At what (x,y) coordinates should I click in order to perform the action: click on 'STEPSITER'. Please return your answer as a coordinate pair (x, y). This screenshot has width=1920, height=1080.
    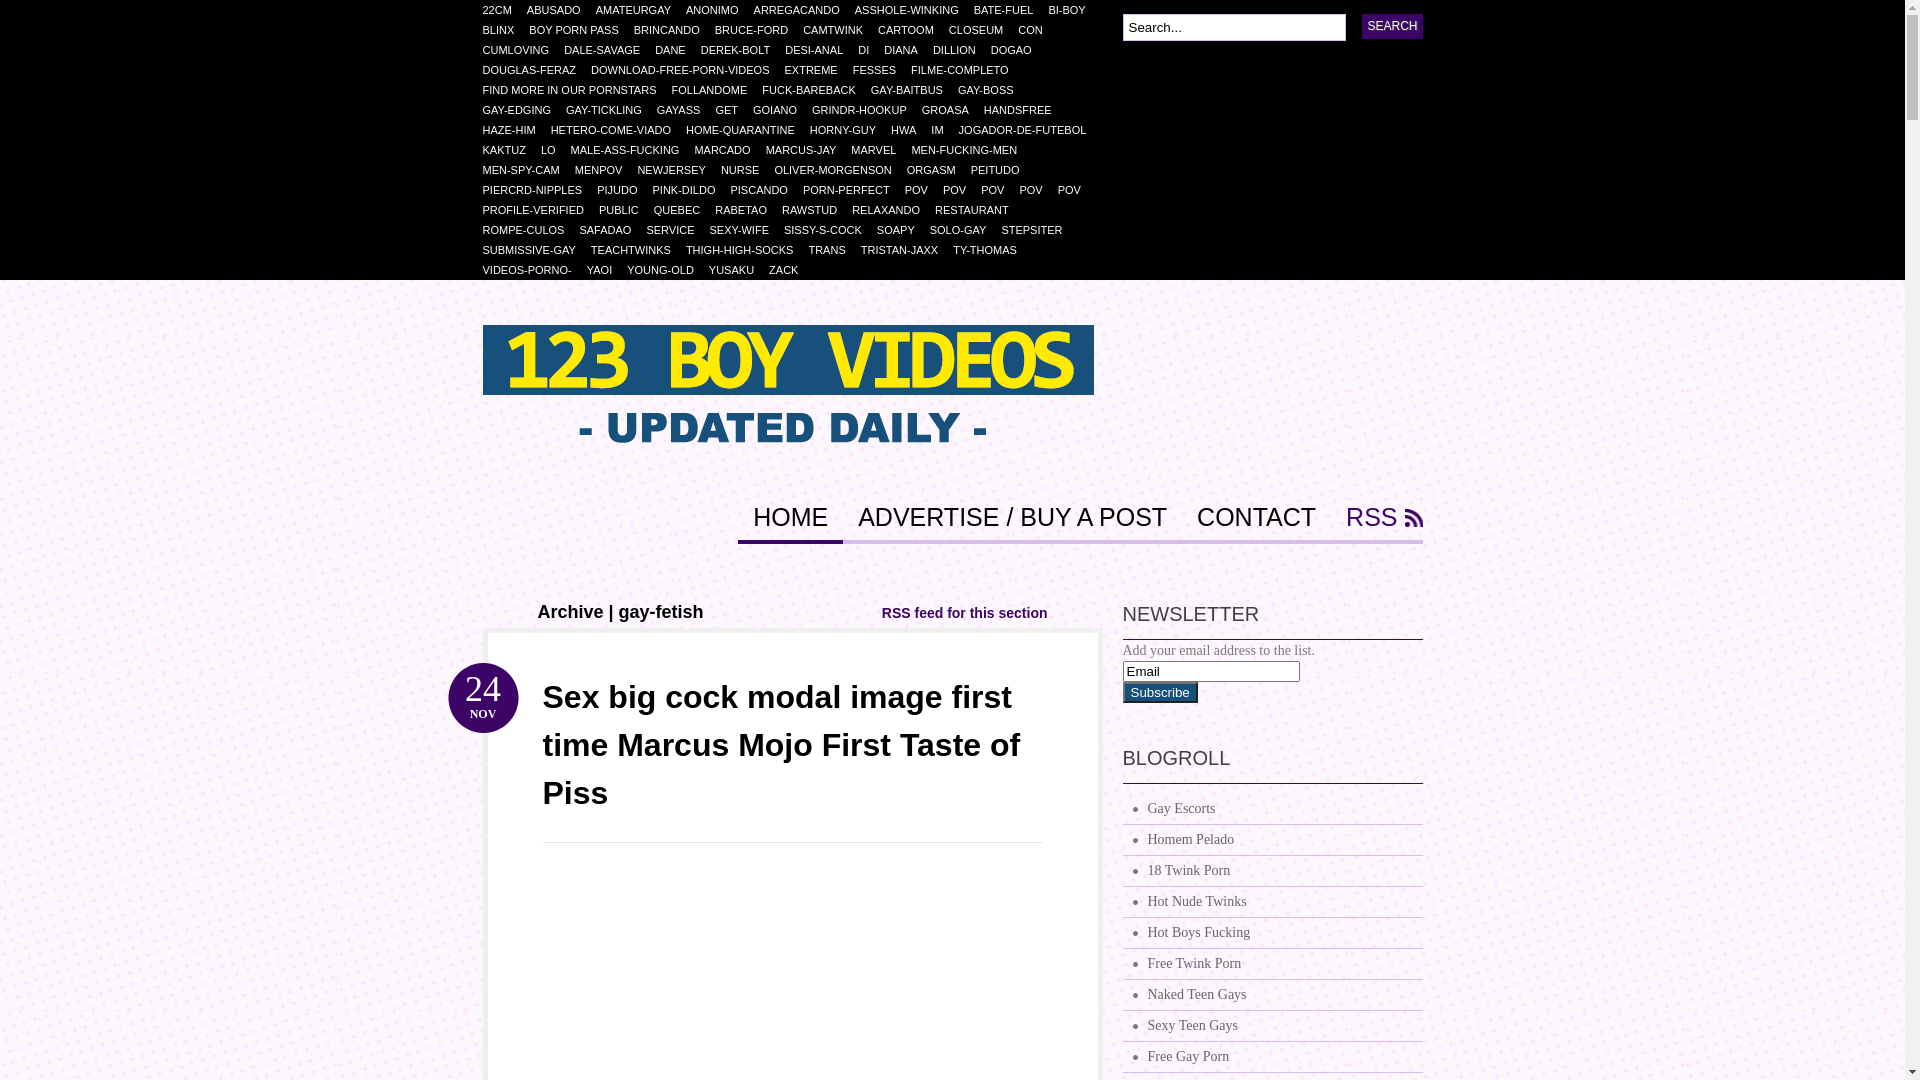
    Looking at the image, I should click on (1001, 229).